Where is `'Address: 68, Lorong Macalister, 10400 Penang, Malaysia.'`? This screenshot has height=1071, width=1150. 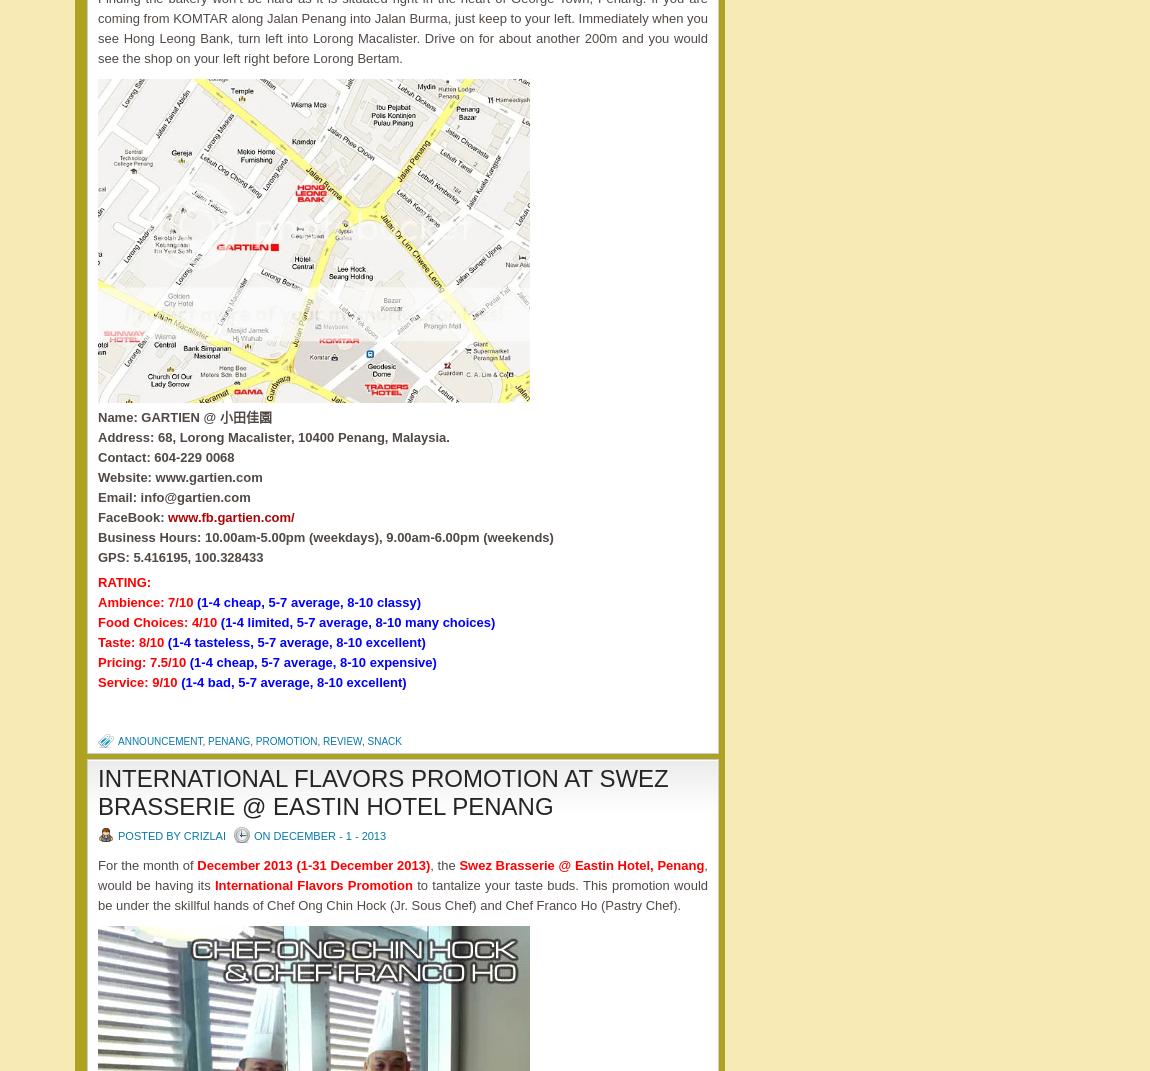
'Address: 68, Lorong Macalister, 10400 Penang, Malaysia.' is located at coordinates (96, 437).